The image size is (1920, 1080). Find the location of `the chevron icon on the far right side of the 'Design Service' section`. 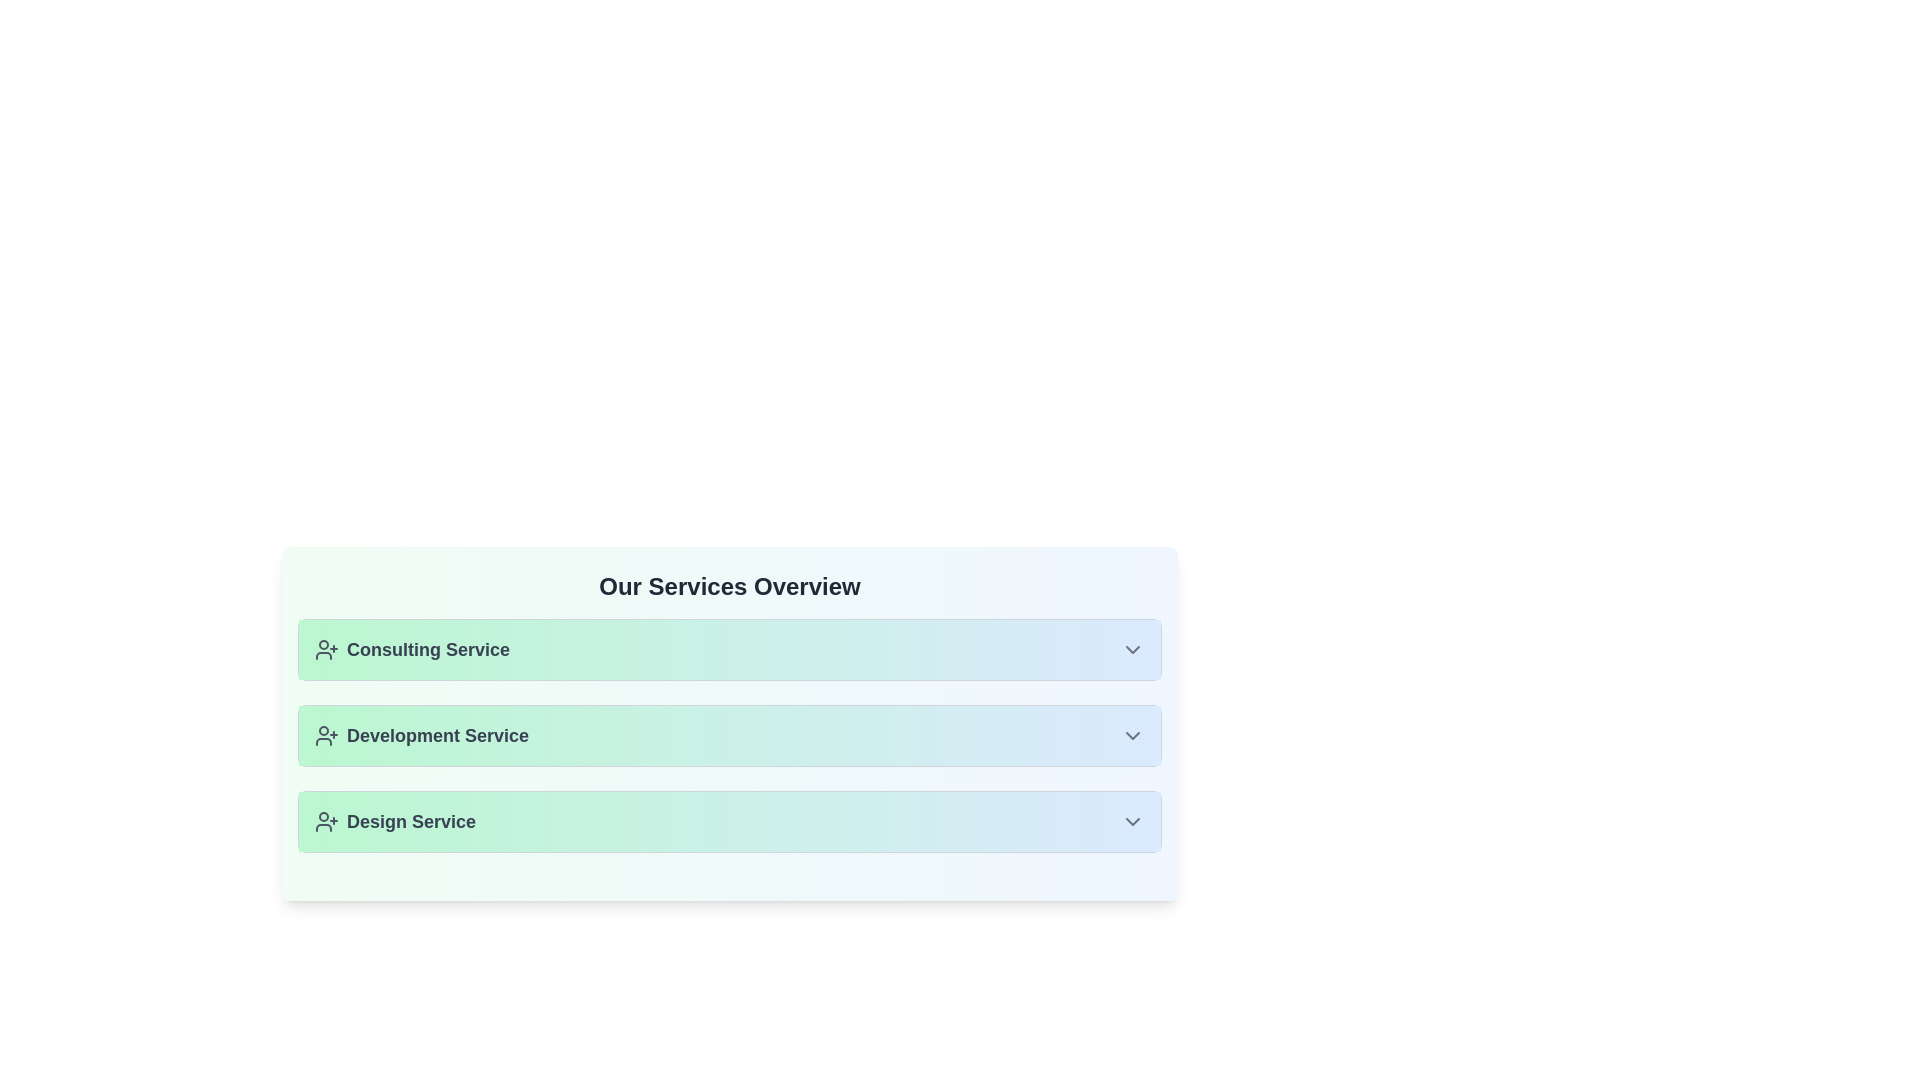

the chevron icon on the far right side of the 'Design Service' section is located at coordinates (1132, 821).